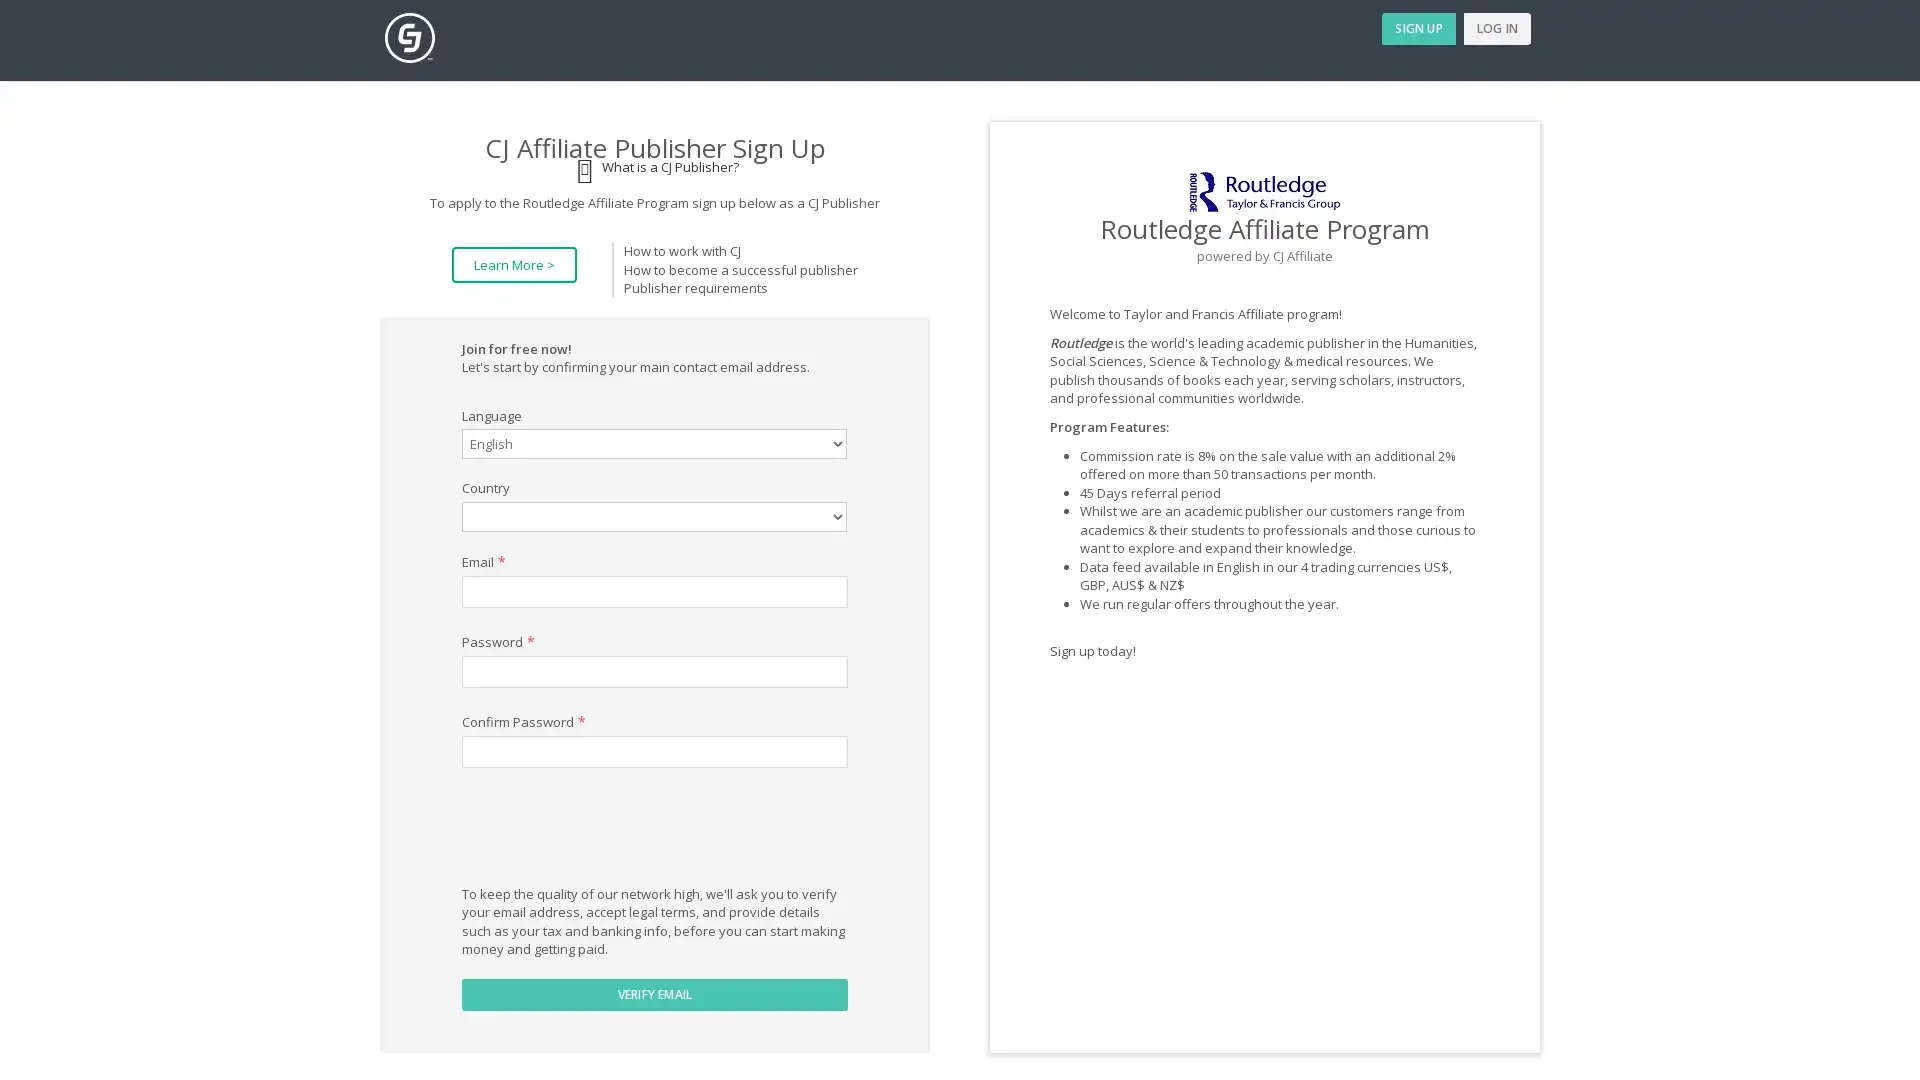 This screenshot has height=1080, width=1920. Describe the element at coordinates (1497, 29) in the screenshot. I see `LOG IN` at that location.